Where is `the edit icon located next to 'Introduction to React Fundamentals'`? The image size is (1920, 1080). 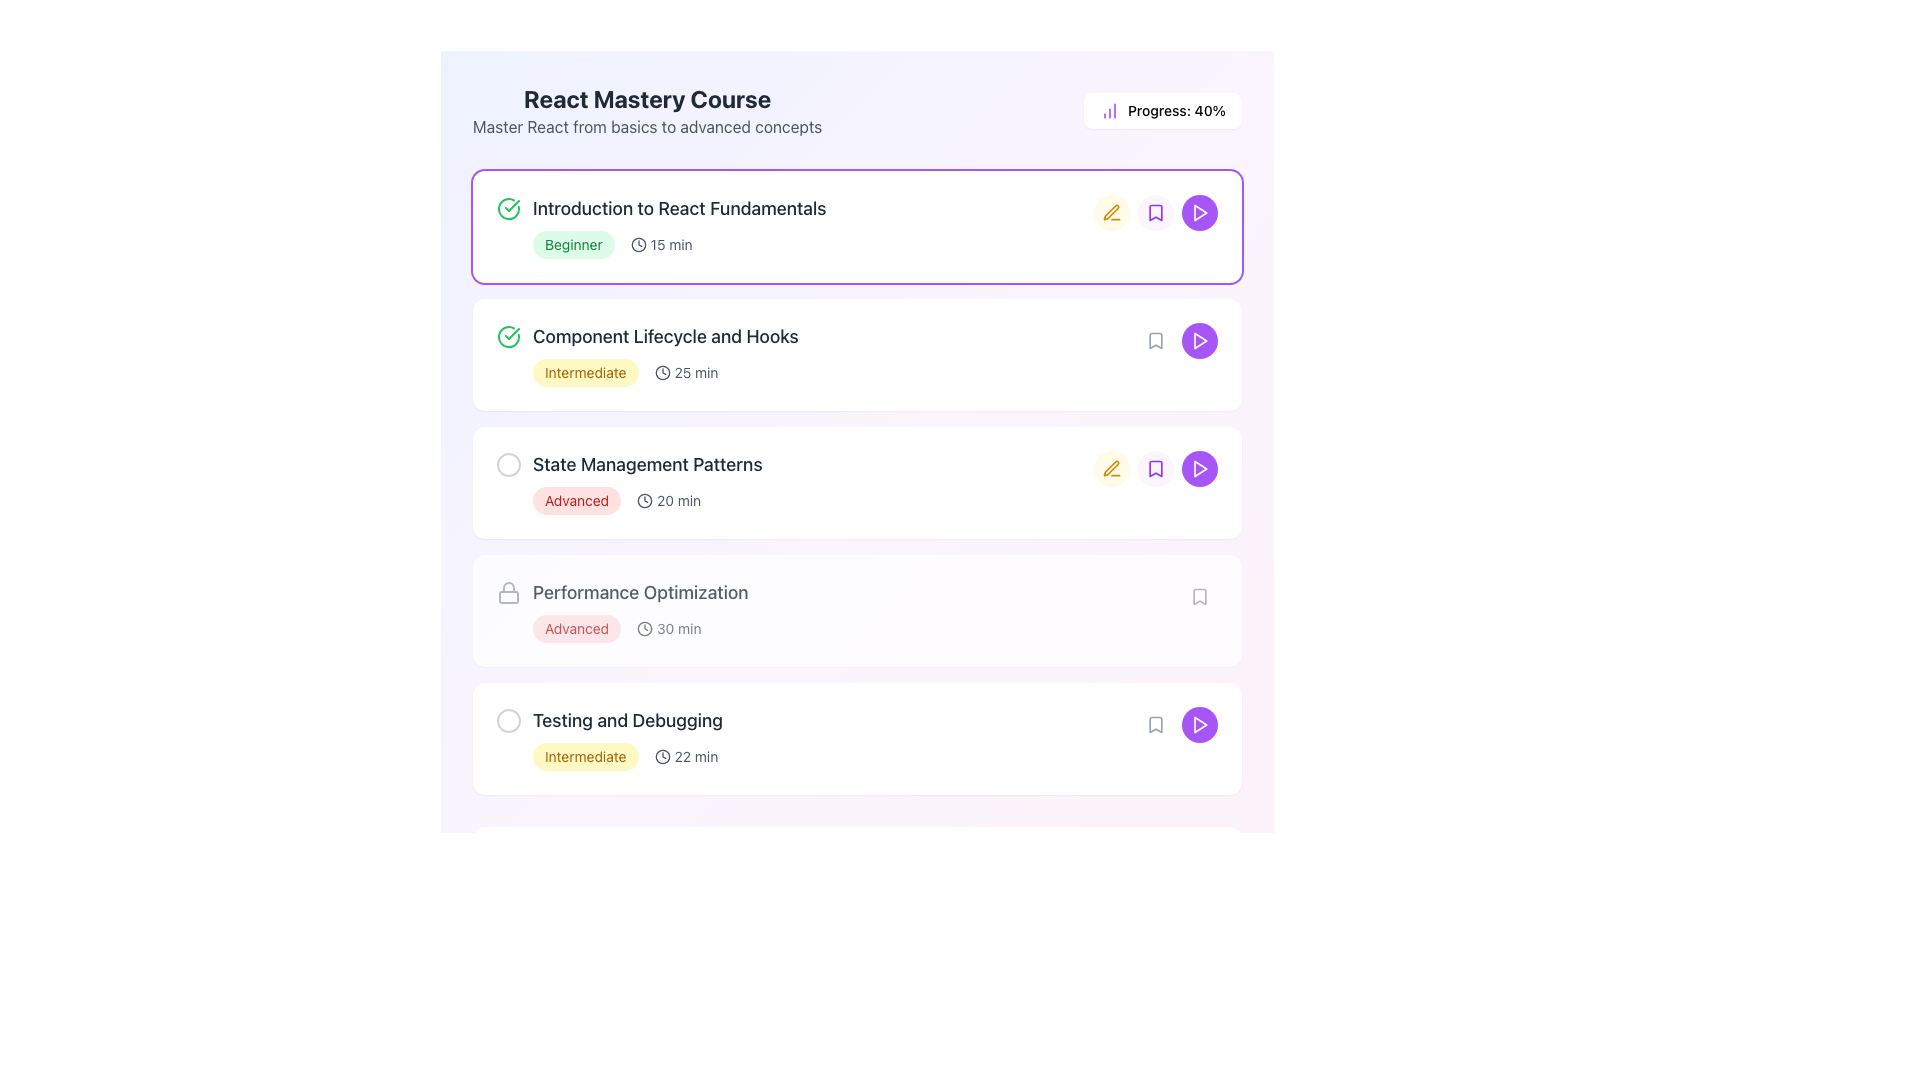 the edit icon located next to 'Introduction to React Fundamentals' is located at coordinates (1110, 468).